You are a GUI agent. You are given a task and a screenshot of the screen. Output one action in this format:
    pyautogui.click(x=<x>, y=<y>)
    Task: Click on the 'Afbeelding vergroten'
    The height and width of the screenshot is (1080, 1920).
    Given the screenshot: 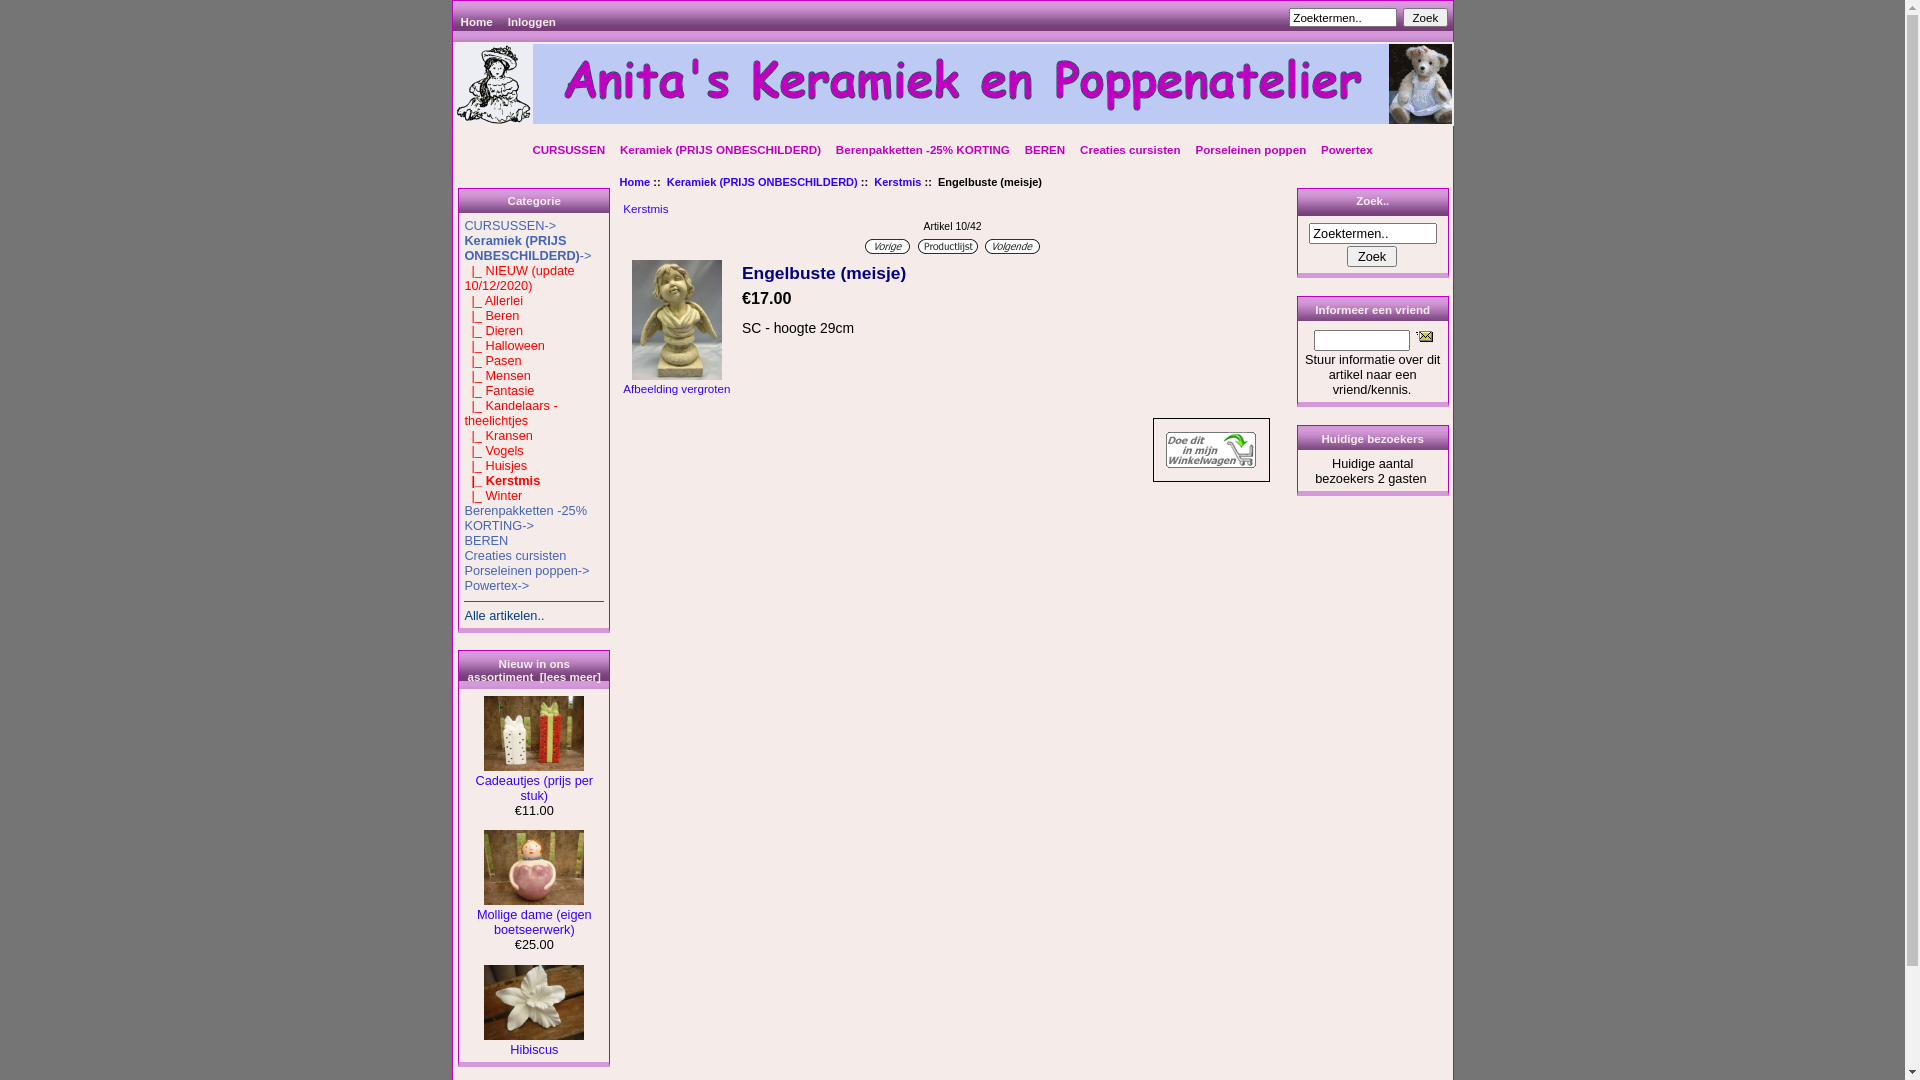 What is the action you would take?
    pyautogui.click(x=676, y=382)
    